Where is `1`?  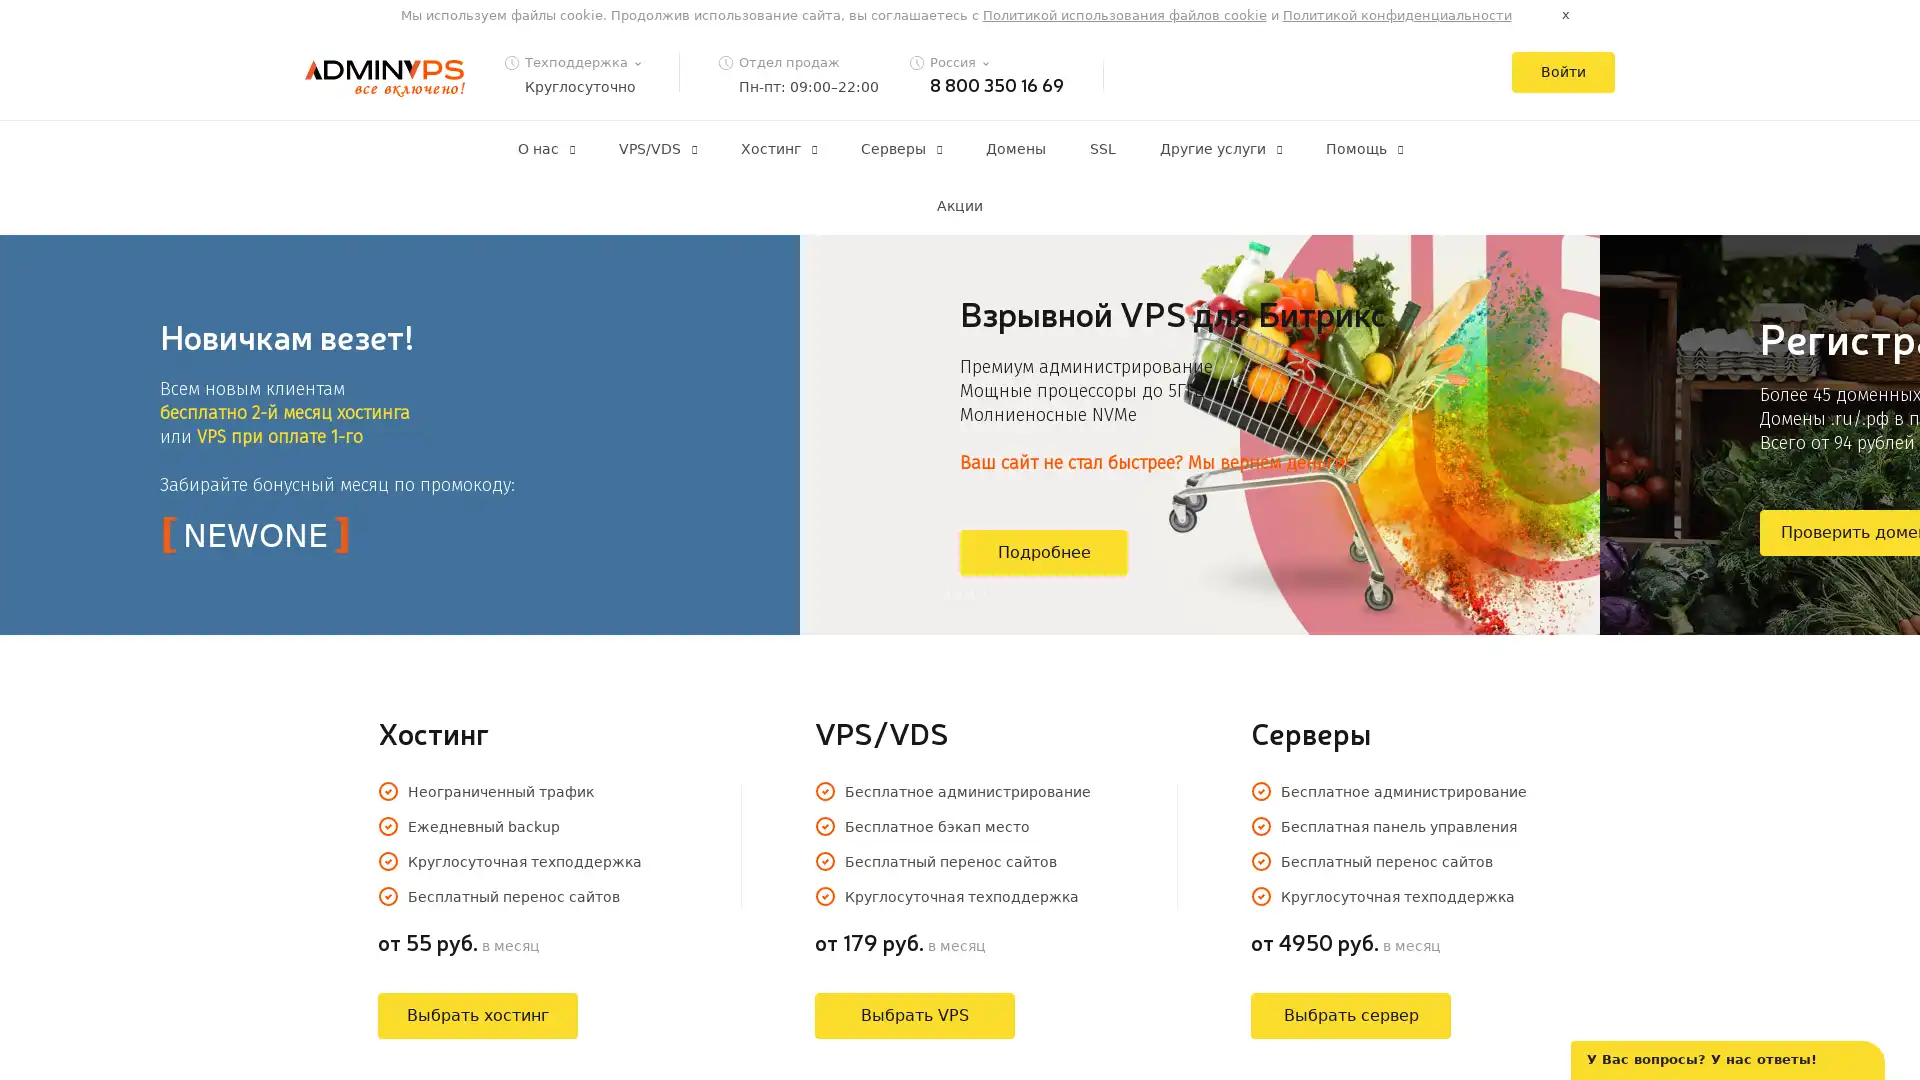 1 is located at coordinates (935, 593).